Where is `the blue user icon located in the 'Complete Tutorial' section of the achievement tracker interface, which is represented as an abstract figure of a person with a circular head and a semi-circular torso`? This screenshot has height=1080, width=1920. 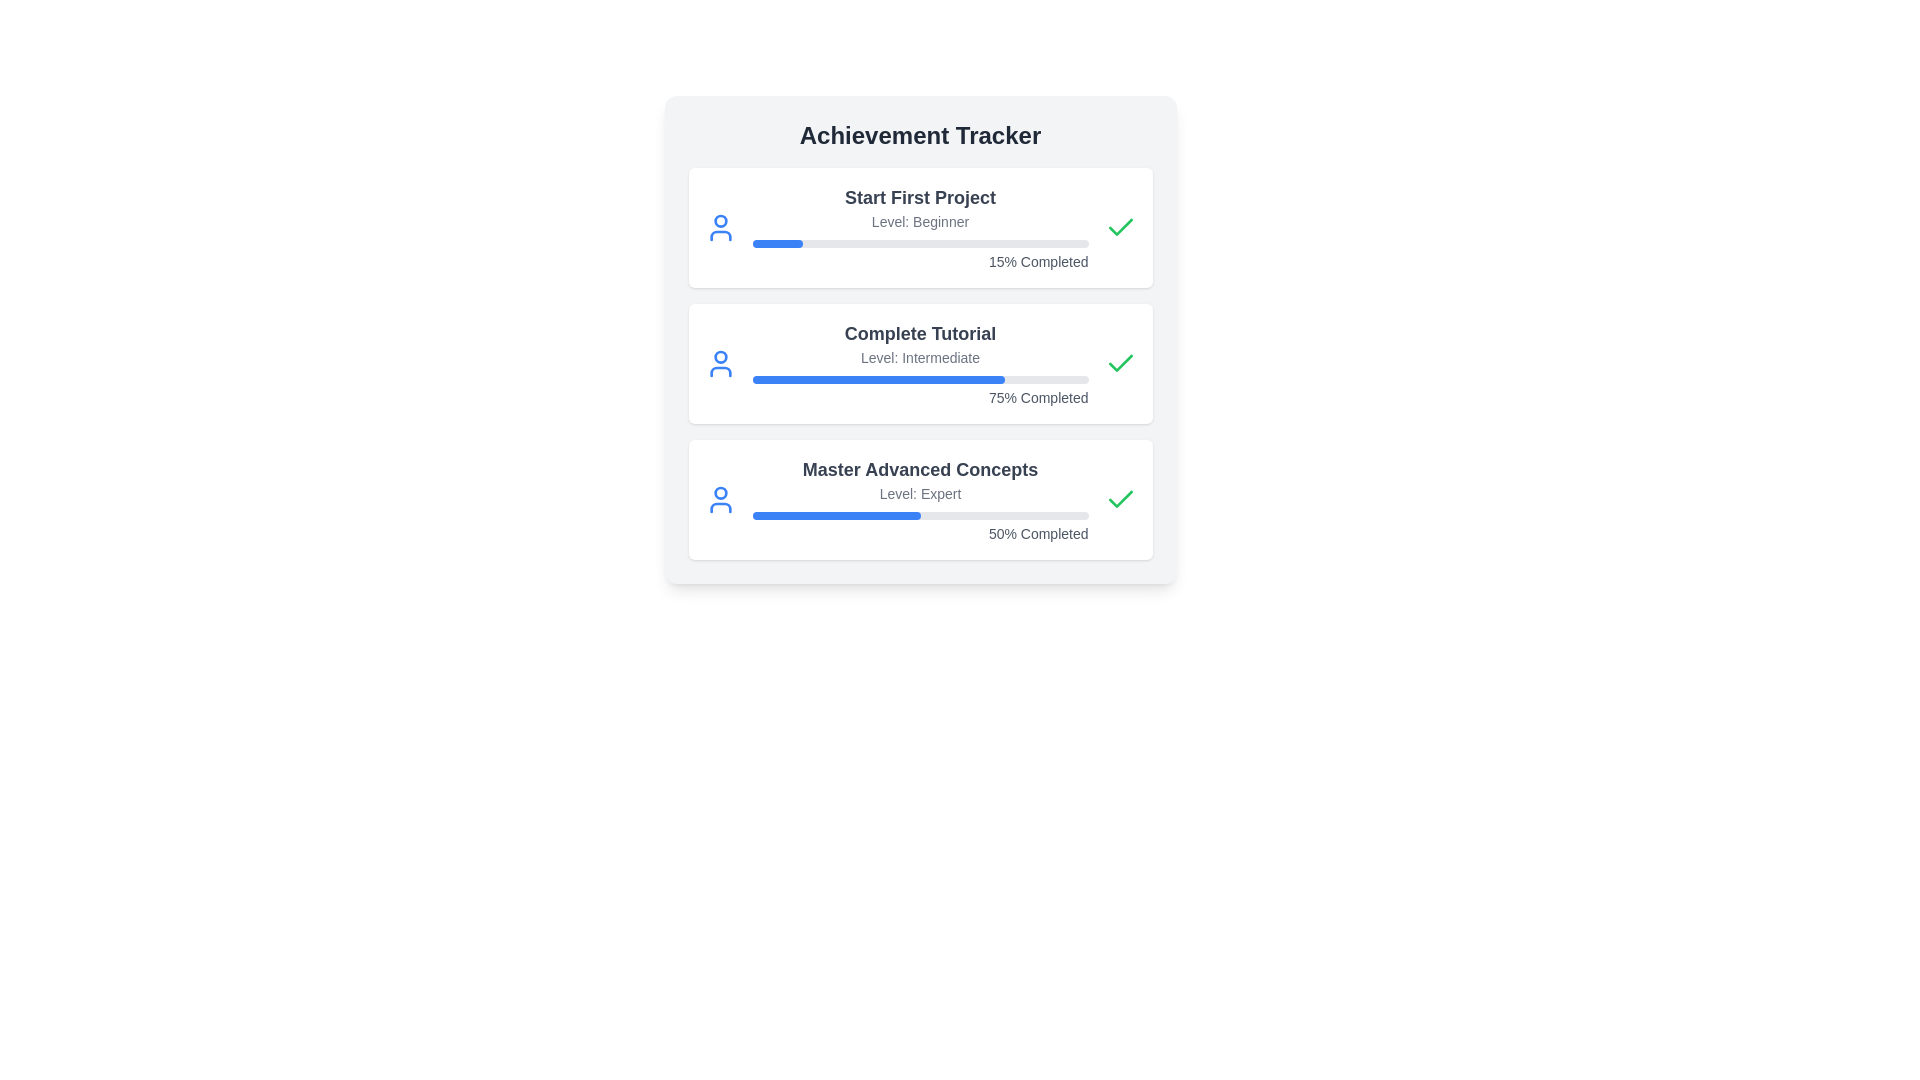
the blue user icon located in the 'Complete Tutorial' section of the achievement tracker interface, which is represented as an abstract figure of a person with a circular head and a semi-circular torso is located at coordinates (720, 363).